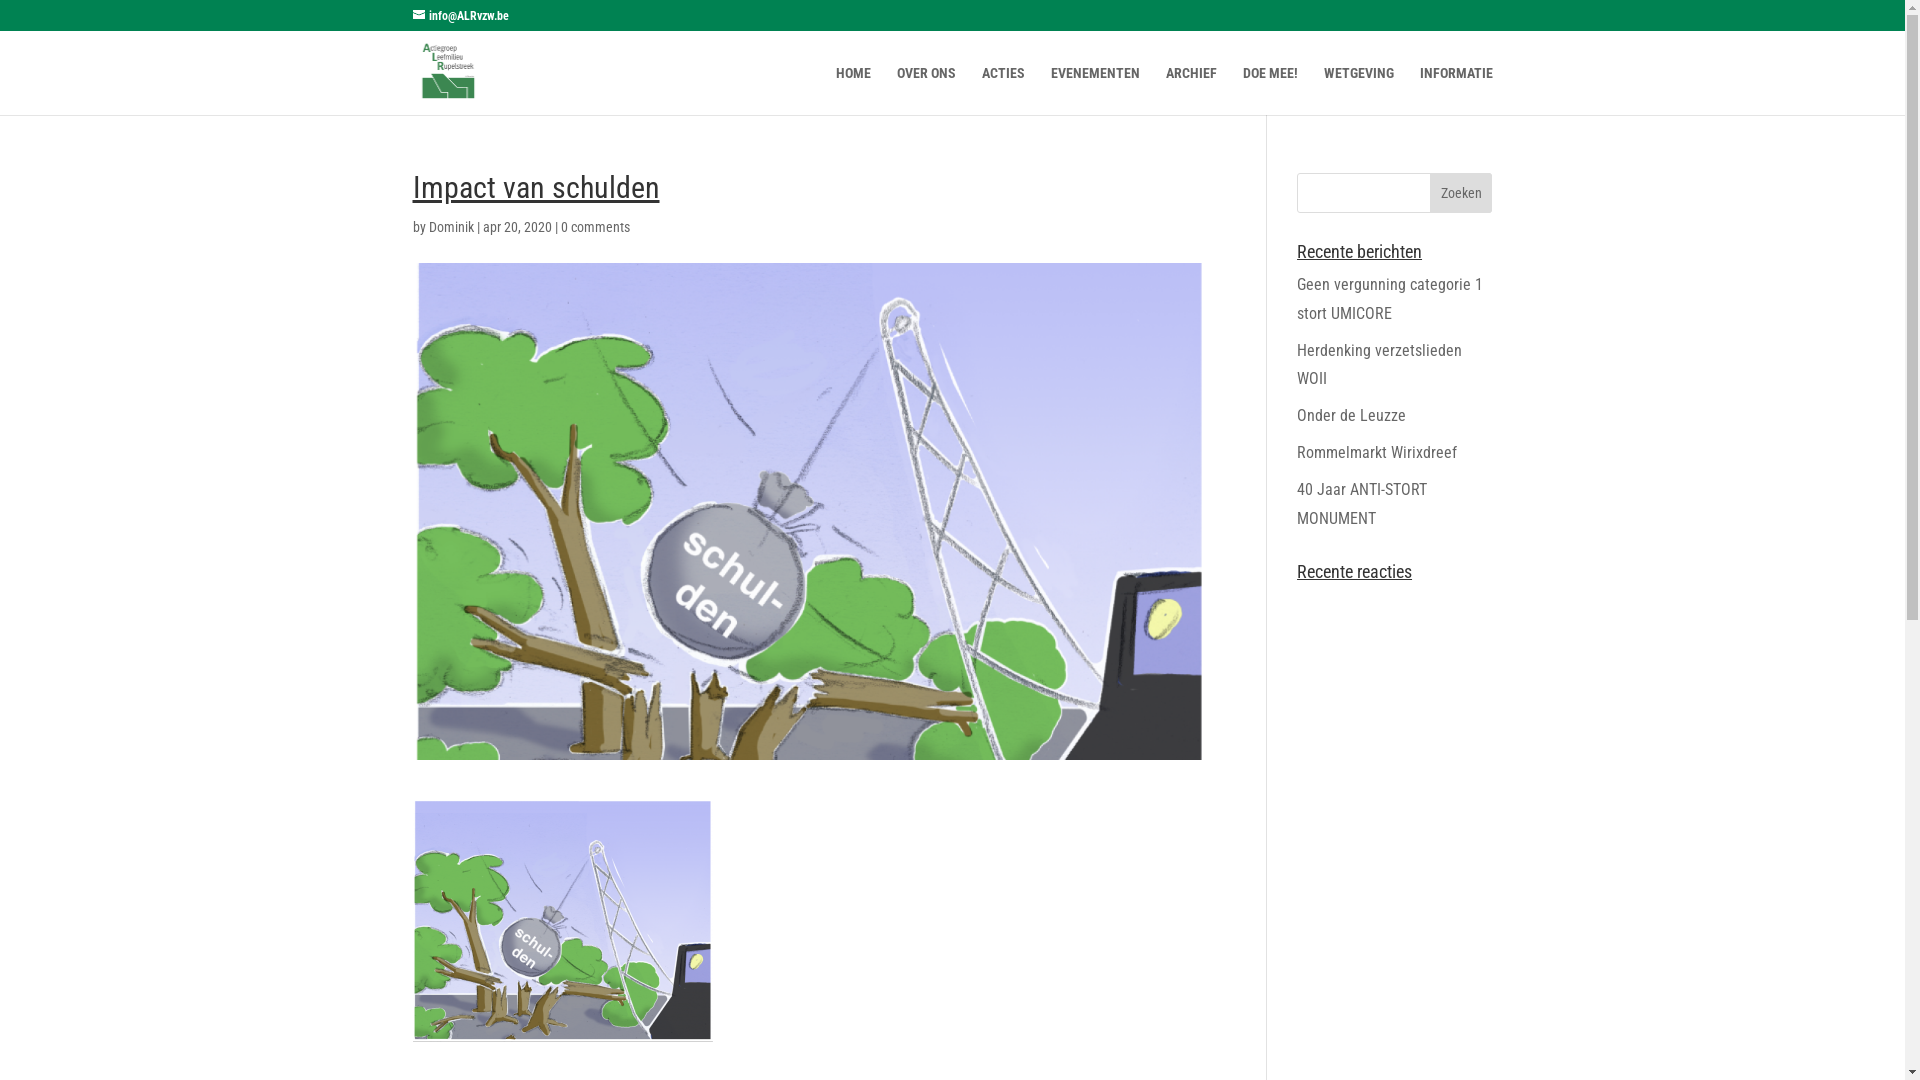 This screenshot has height=1080, width=1920. What do you see at coordinates (835, 90) in the screenshot?
I see `'HOME'` at bounding box center [835, 90].